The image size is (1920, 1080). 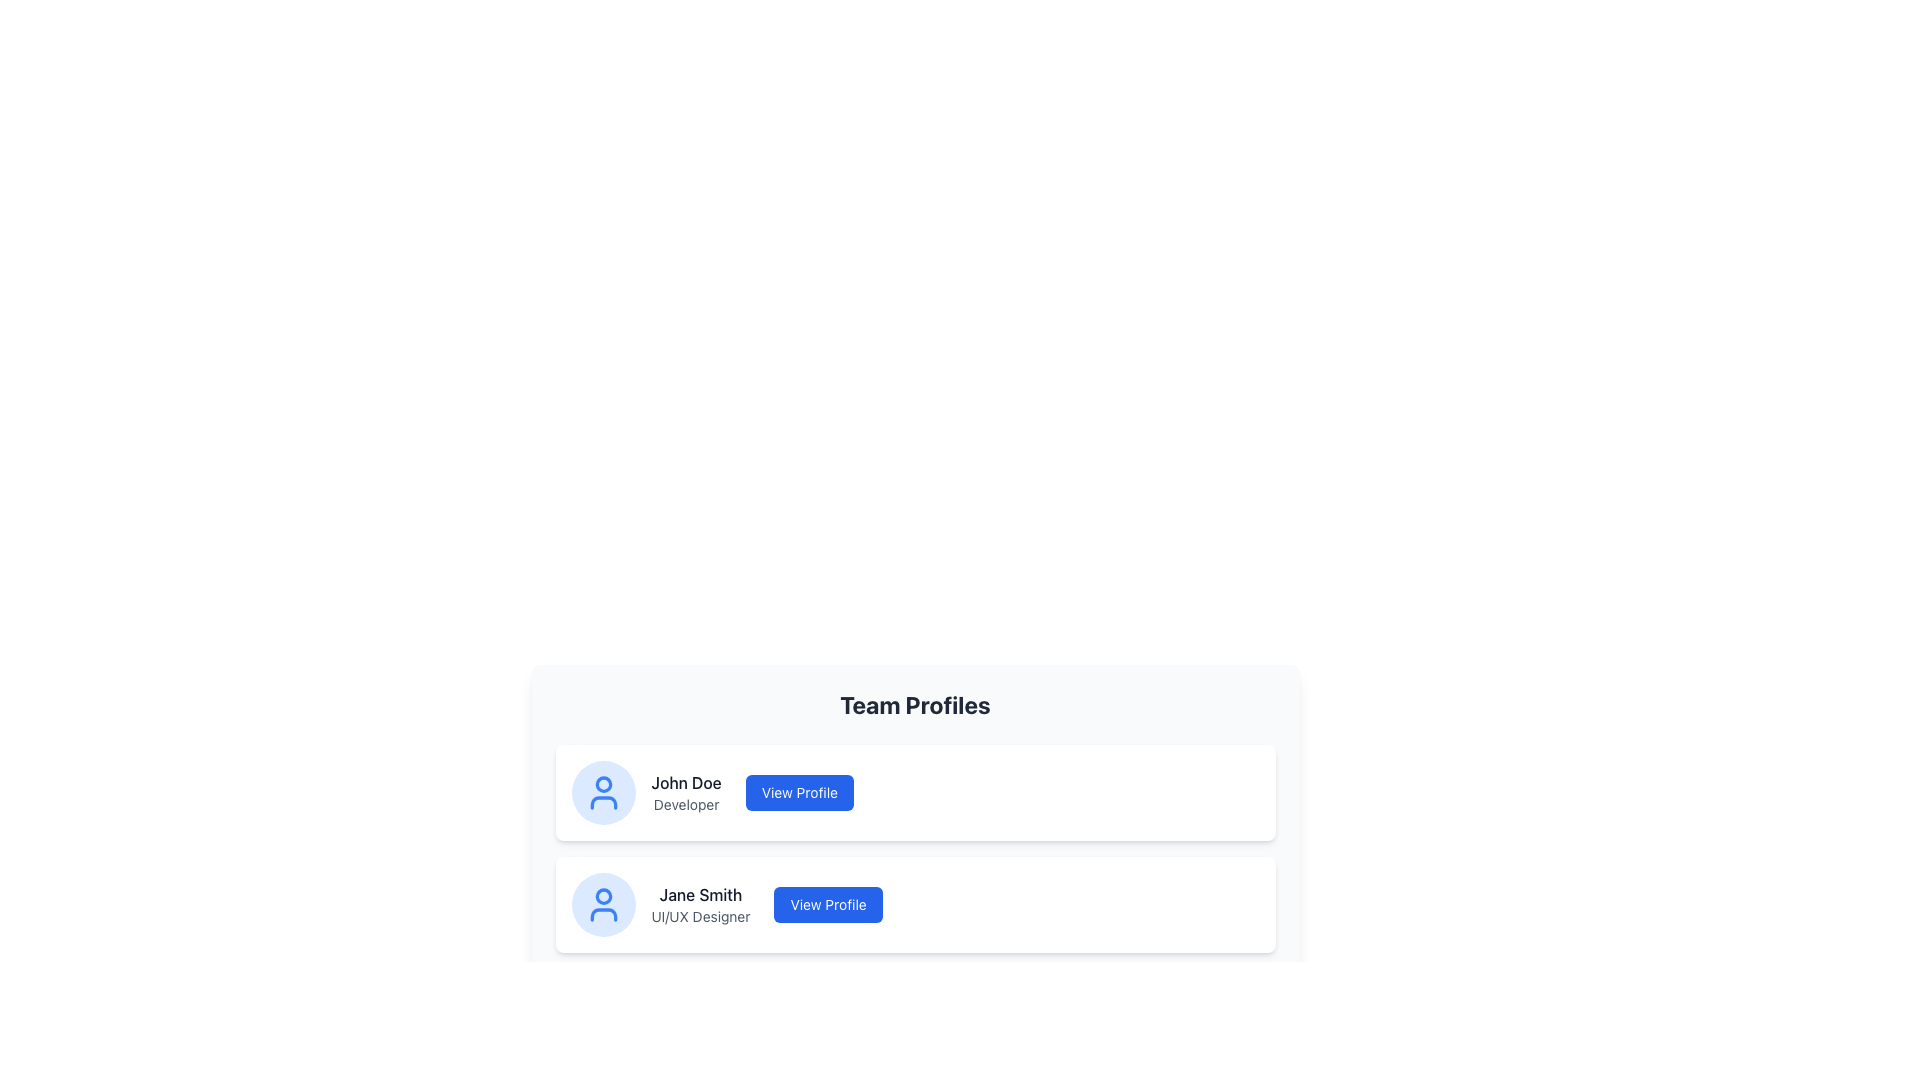 What do you see at coordinates (602, 792) in the screenshot?
I see `the user profile icon located in the first team member's profile card next to the name 'John Doe' in the 'Team Profiles' section` at bounding box center [602, 792].